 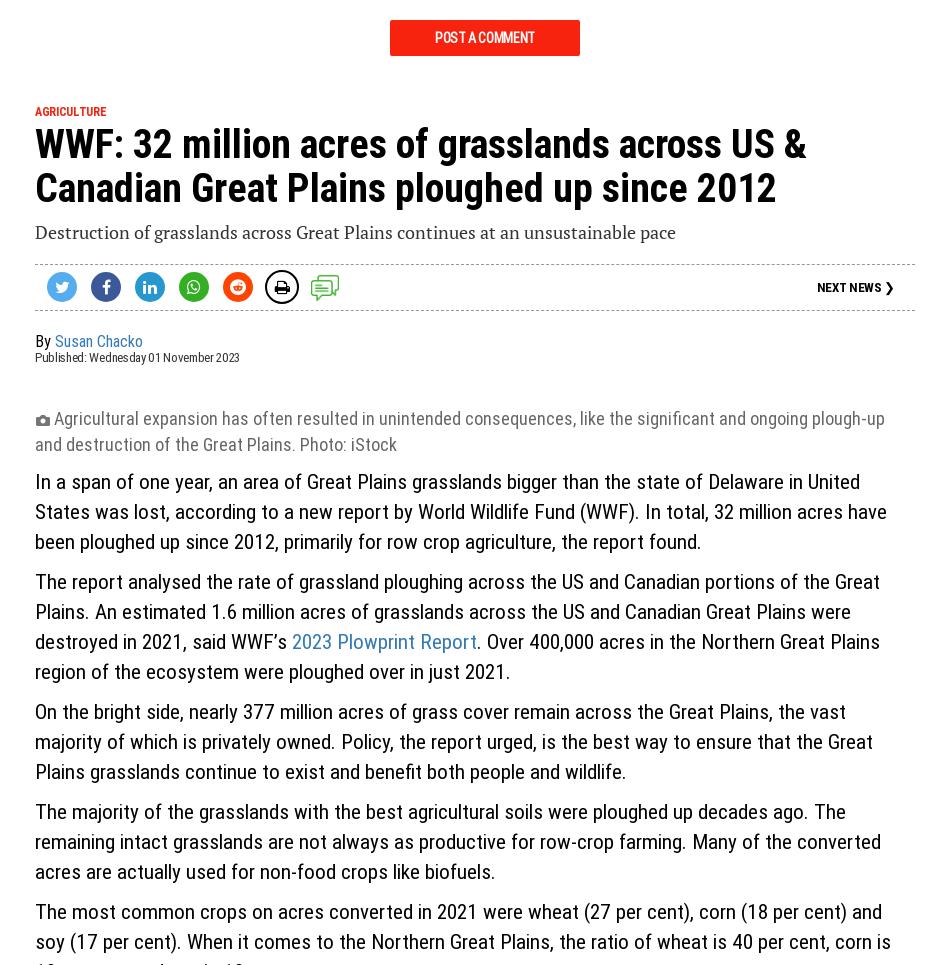 I want to click on 'Agriculture', so click(x=70, y=109).